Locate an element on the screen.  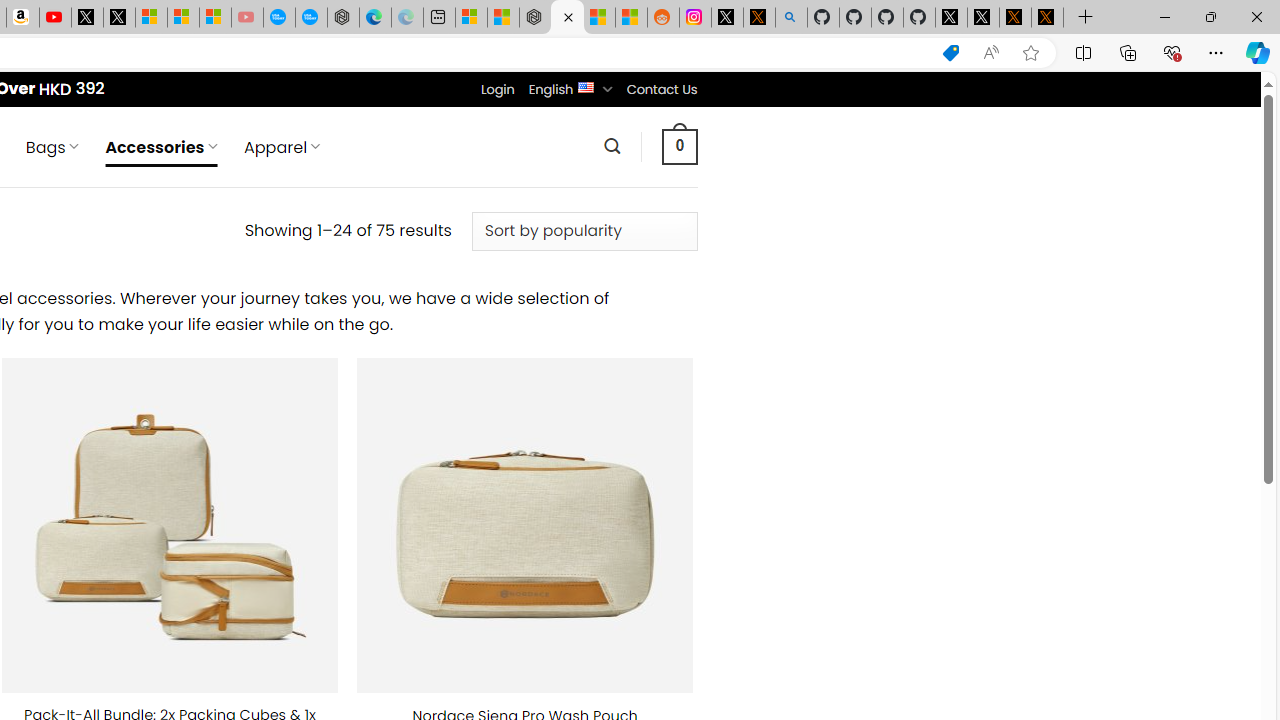
'Nordace - Best Sellers' is located at coordinates (535, 17).